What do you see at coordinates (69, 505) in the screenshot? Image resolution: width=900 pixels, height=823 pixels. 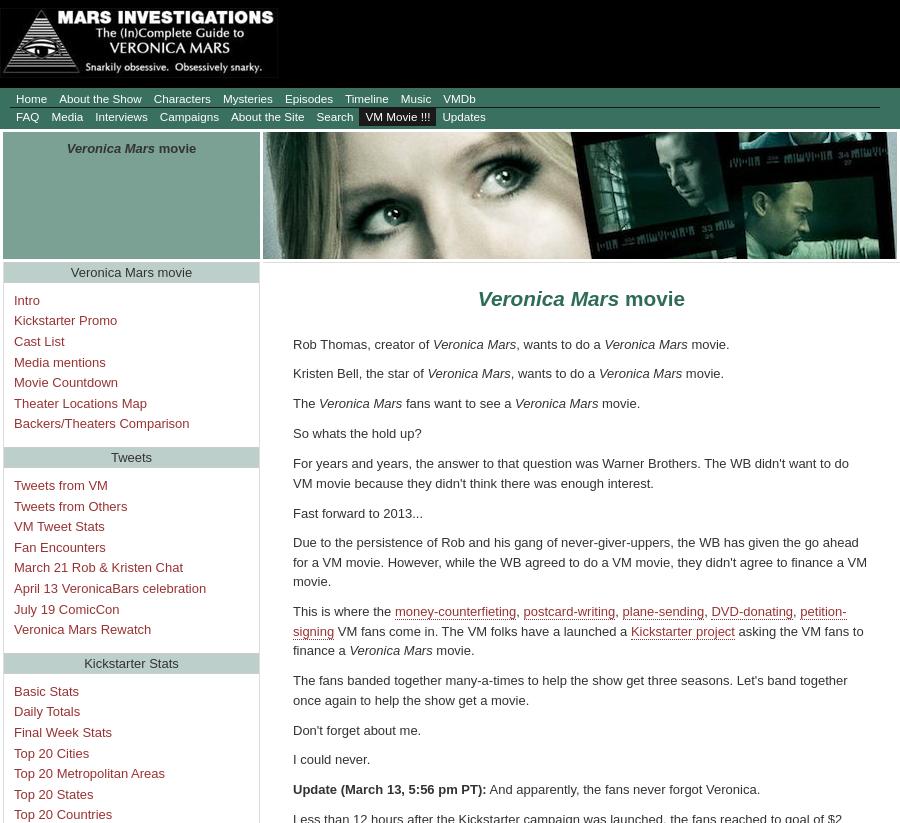 I see `'Tweets from Others'` at bounding box center [69, 505].